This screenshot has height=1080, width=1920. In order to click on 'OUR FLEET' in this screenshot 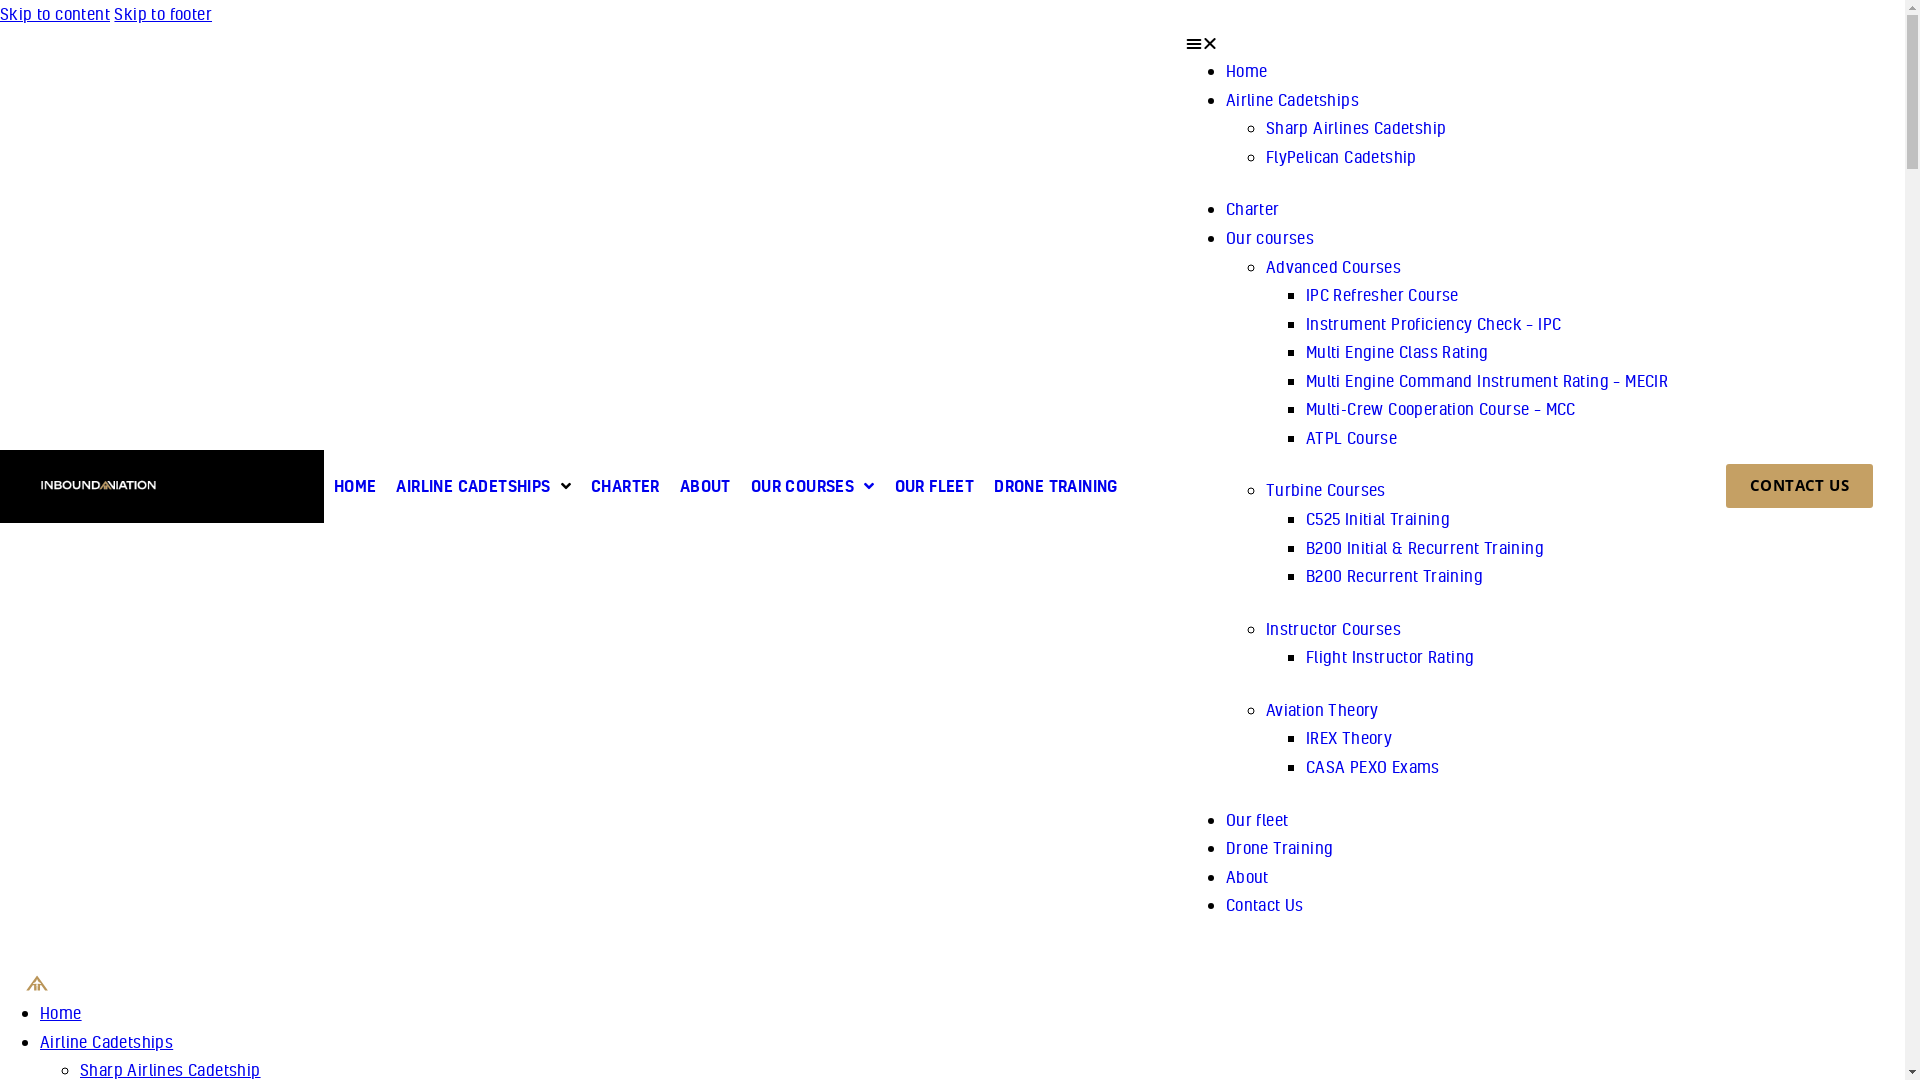, I will do `click(934, 486)`.